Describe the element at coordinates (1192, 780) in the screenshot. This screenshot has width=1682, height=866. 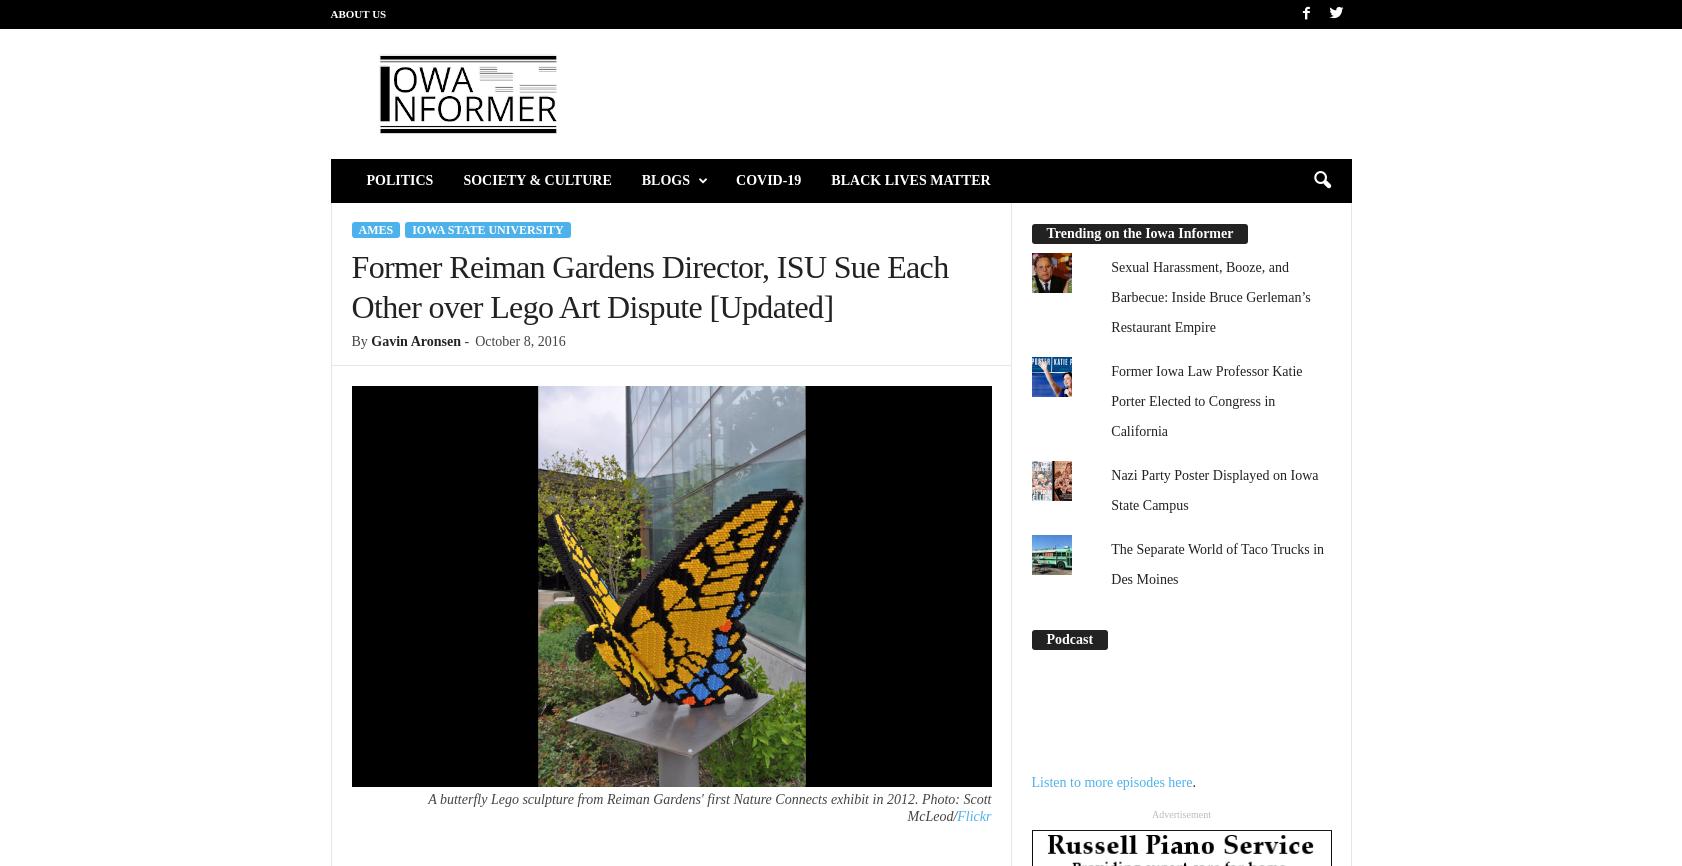
I see `'.'` at that location.